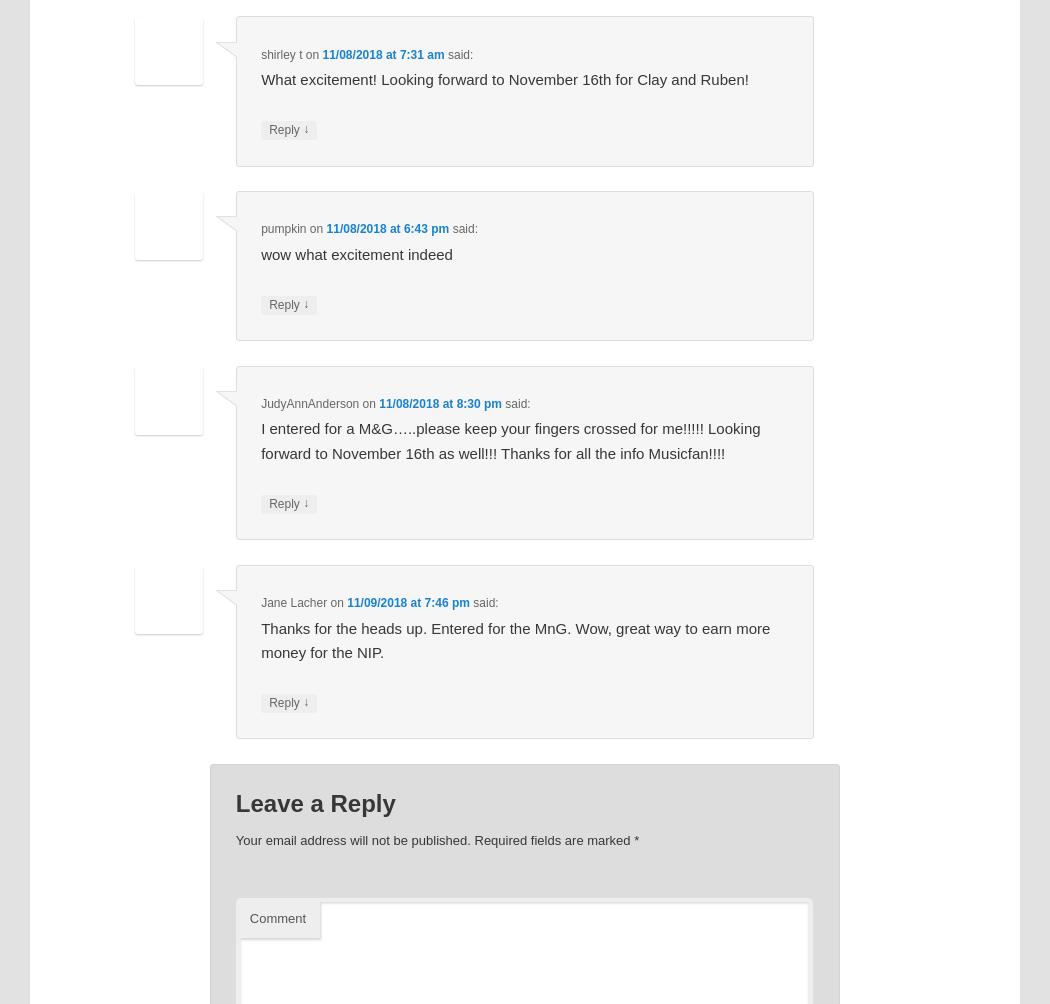  I want to click on 'Leave a Reply', so click(315, 803).